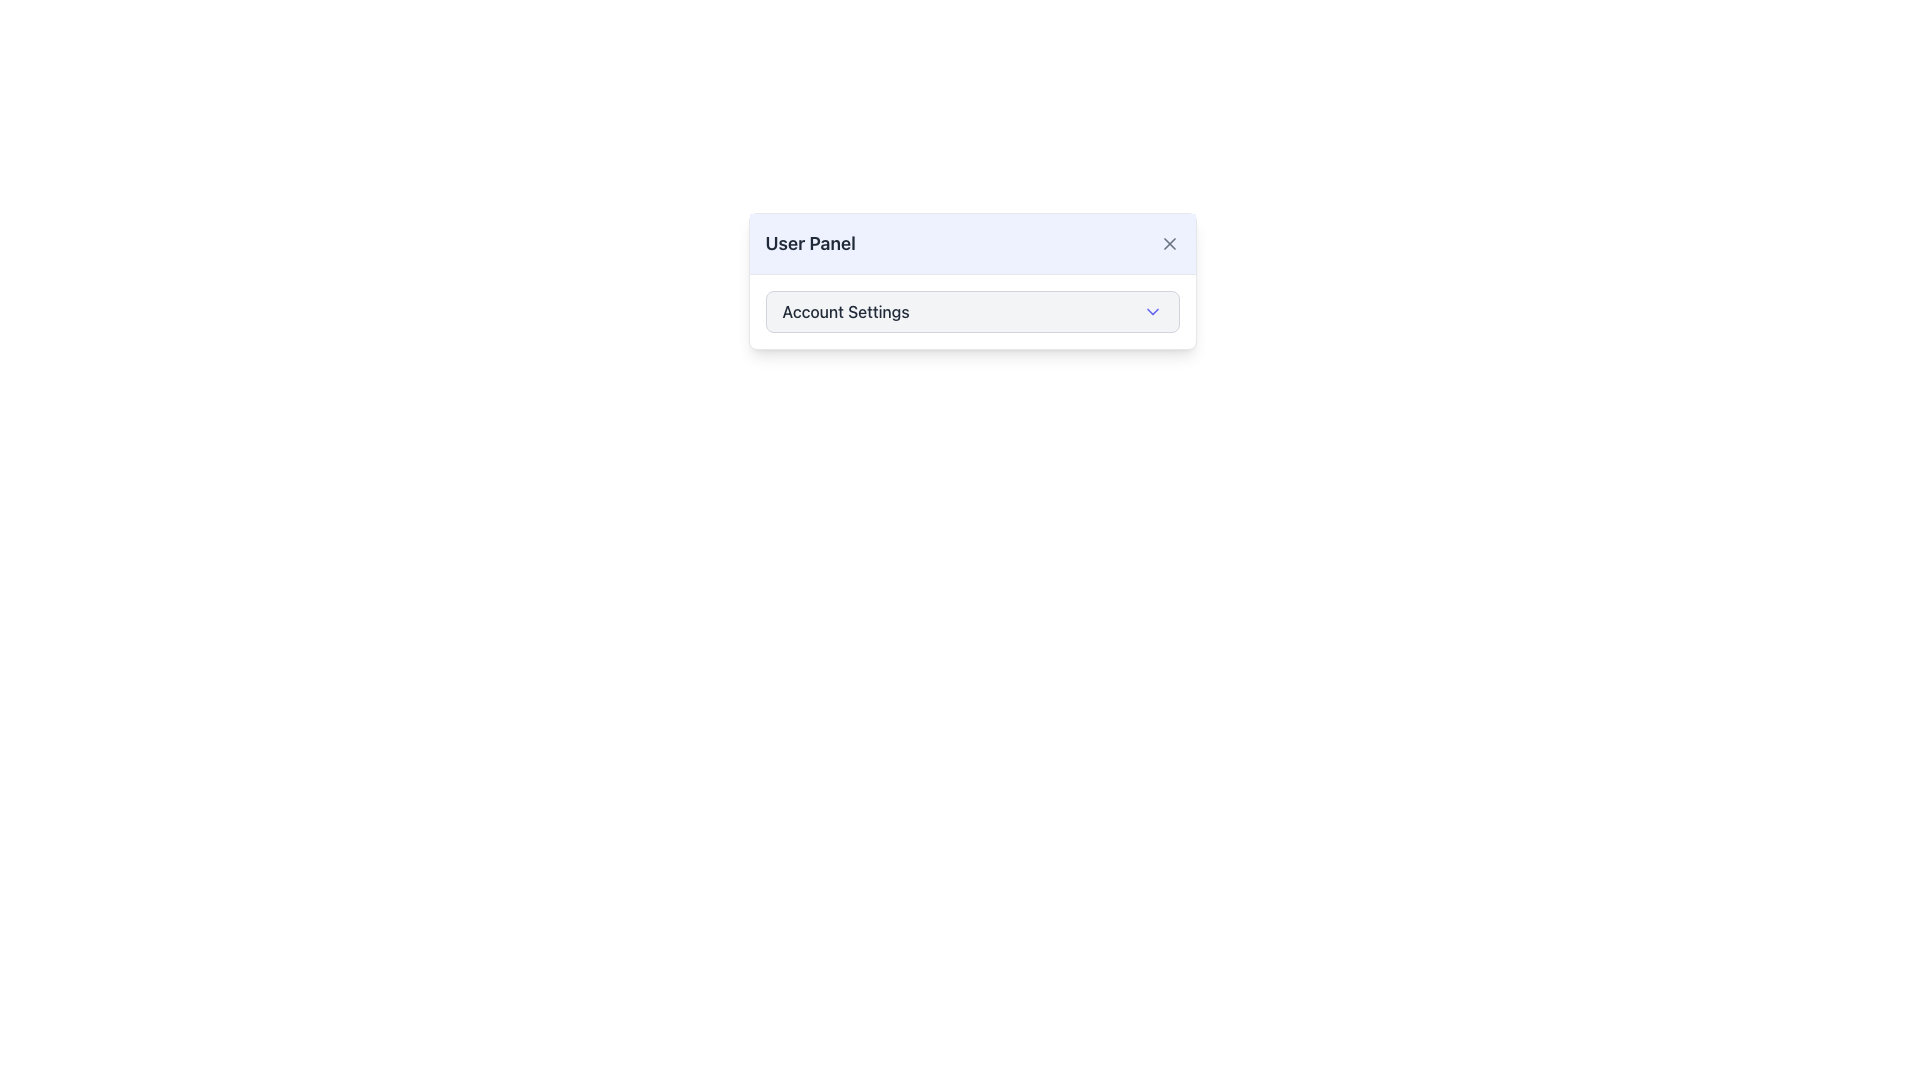 Image resolution: width=1920 pixels, height=1080 pixels. Describe the element at coordinates (972, 312) in the screenshot. I see `the collapsible dropdown button located` at that location.